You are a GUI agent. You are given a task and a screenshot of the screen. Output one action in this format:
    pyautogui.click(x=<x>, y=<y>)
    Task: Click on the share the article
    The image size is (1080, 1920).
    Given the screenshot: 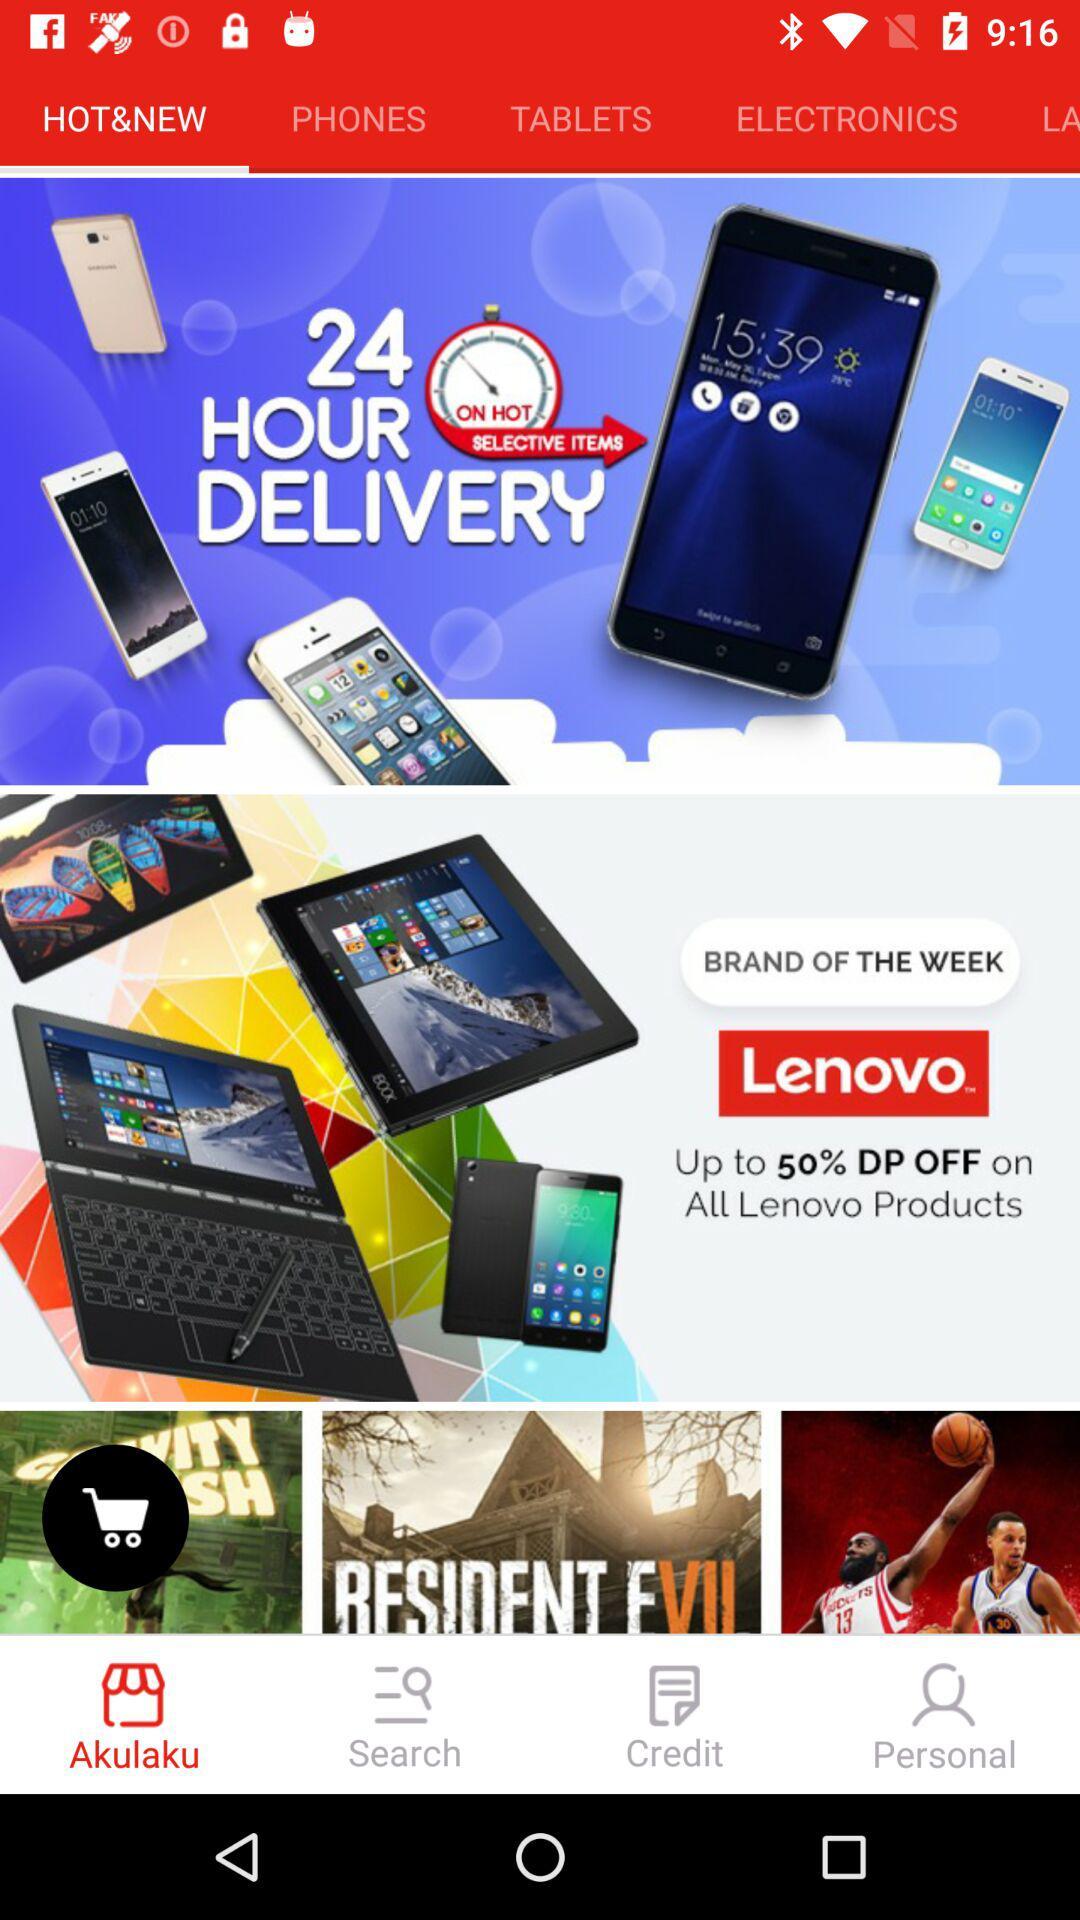 What is the action you would take?
    pyautogui.click(x=540, y=1519)
    